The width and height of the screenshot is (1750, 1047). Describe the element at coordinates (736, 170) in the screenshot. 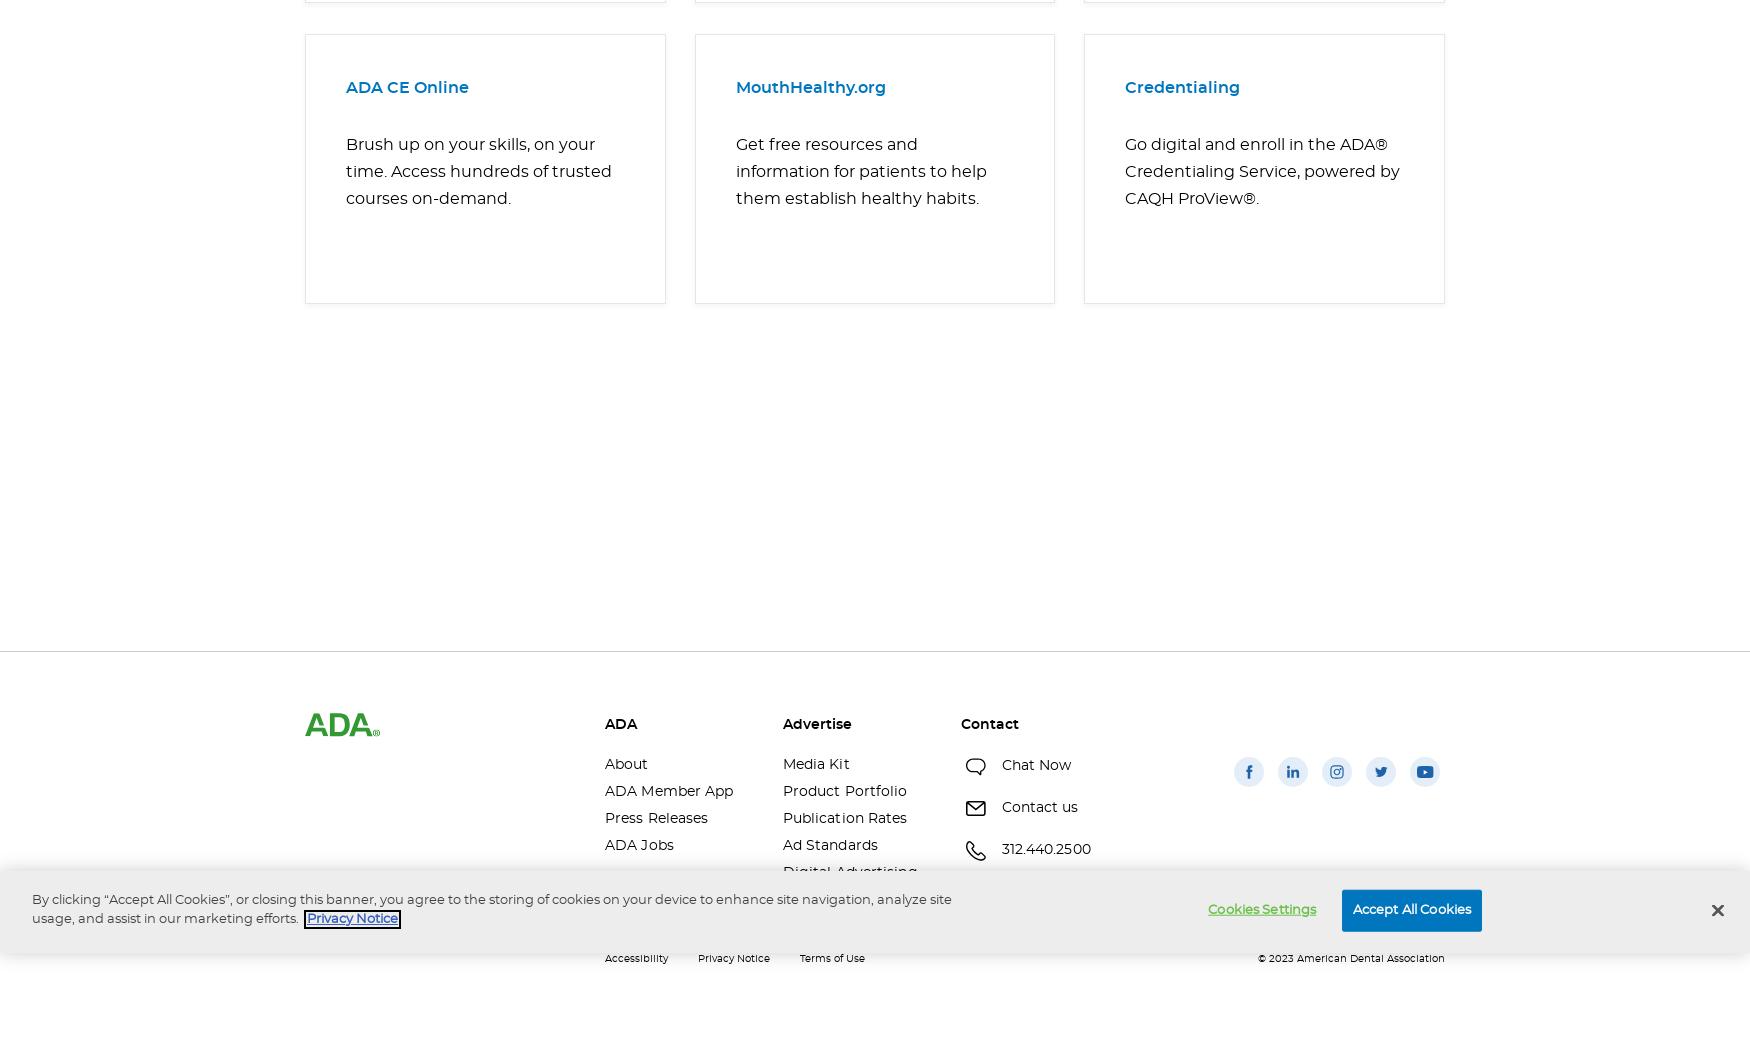

I see `'Get free resources and information for patients to help them establish healthy habits.'` at that location.